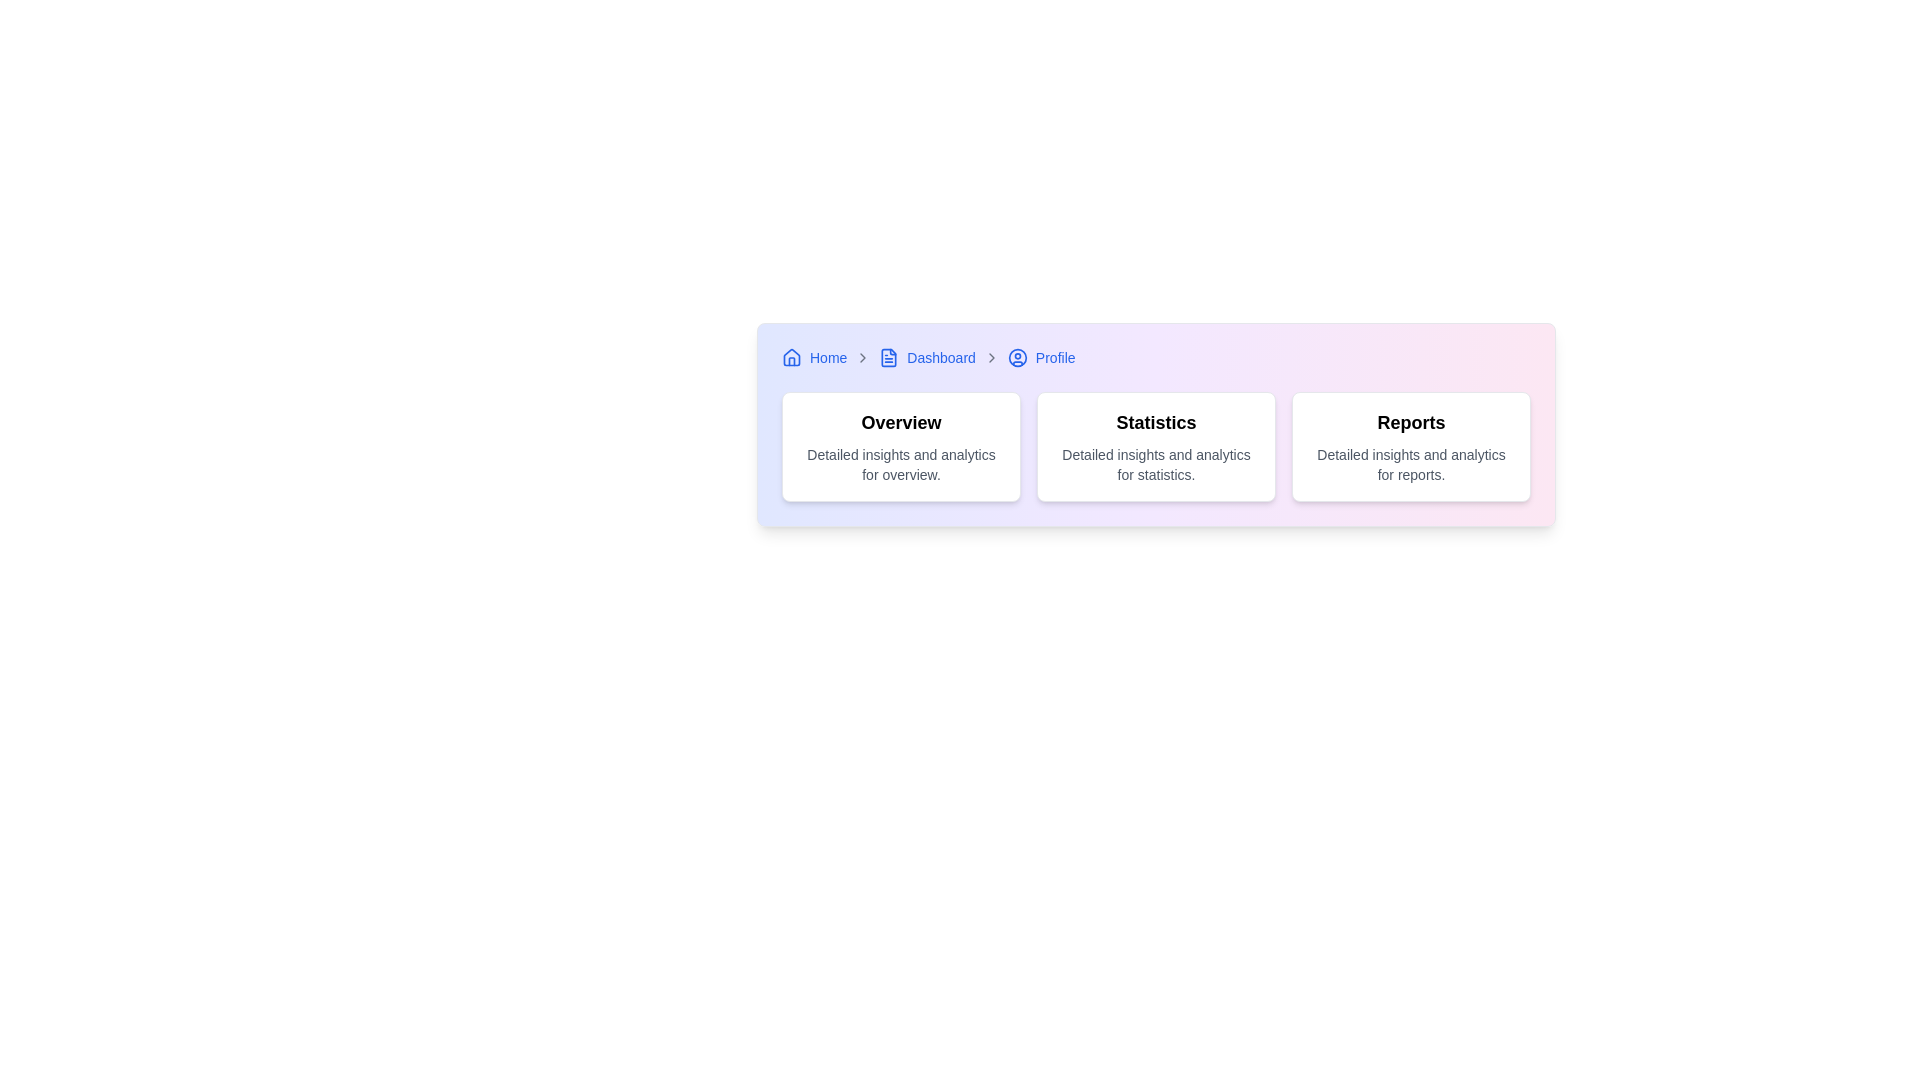 The width and height of the screenshot is (1920, 1080). I want to click on the hyperlink text that allows users, so click(940, 357).